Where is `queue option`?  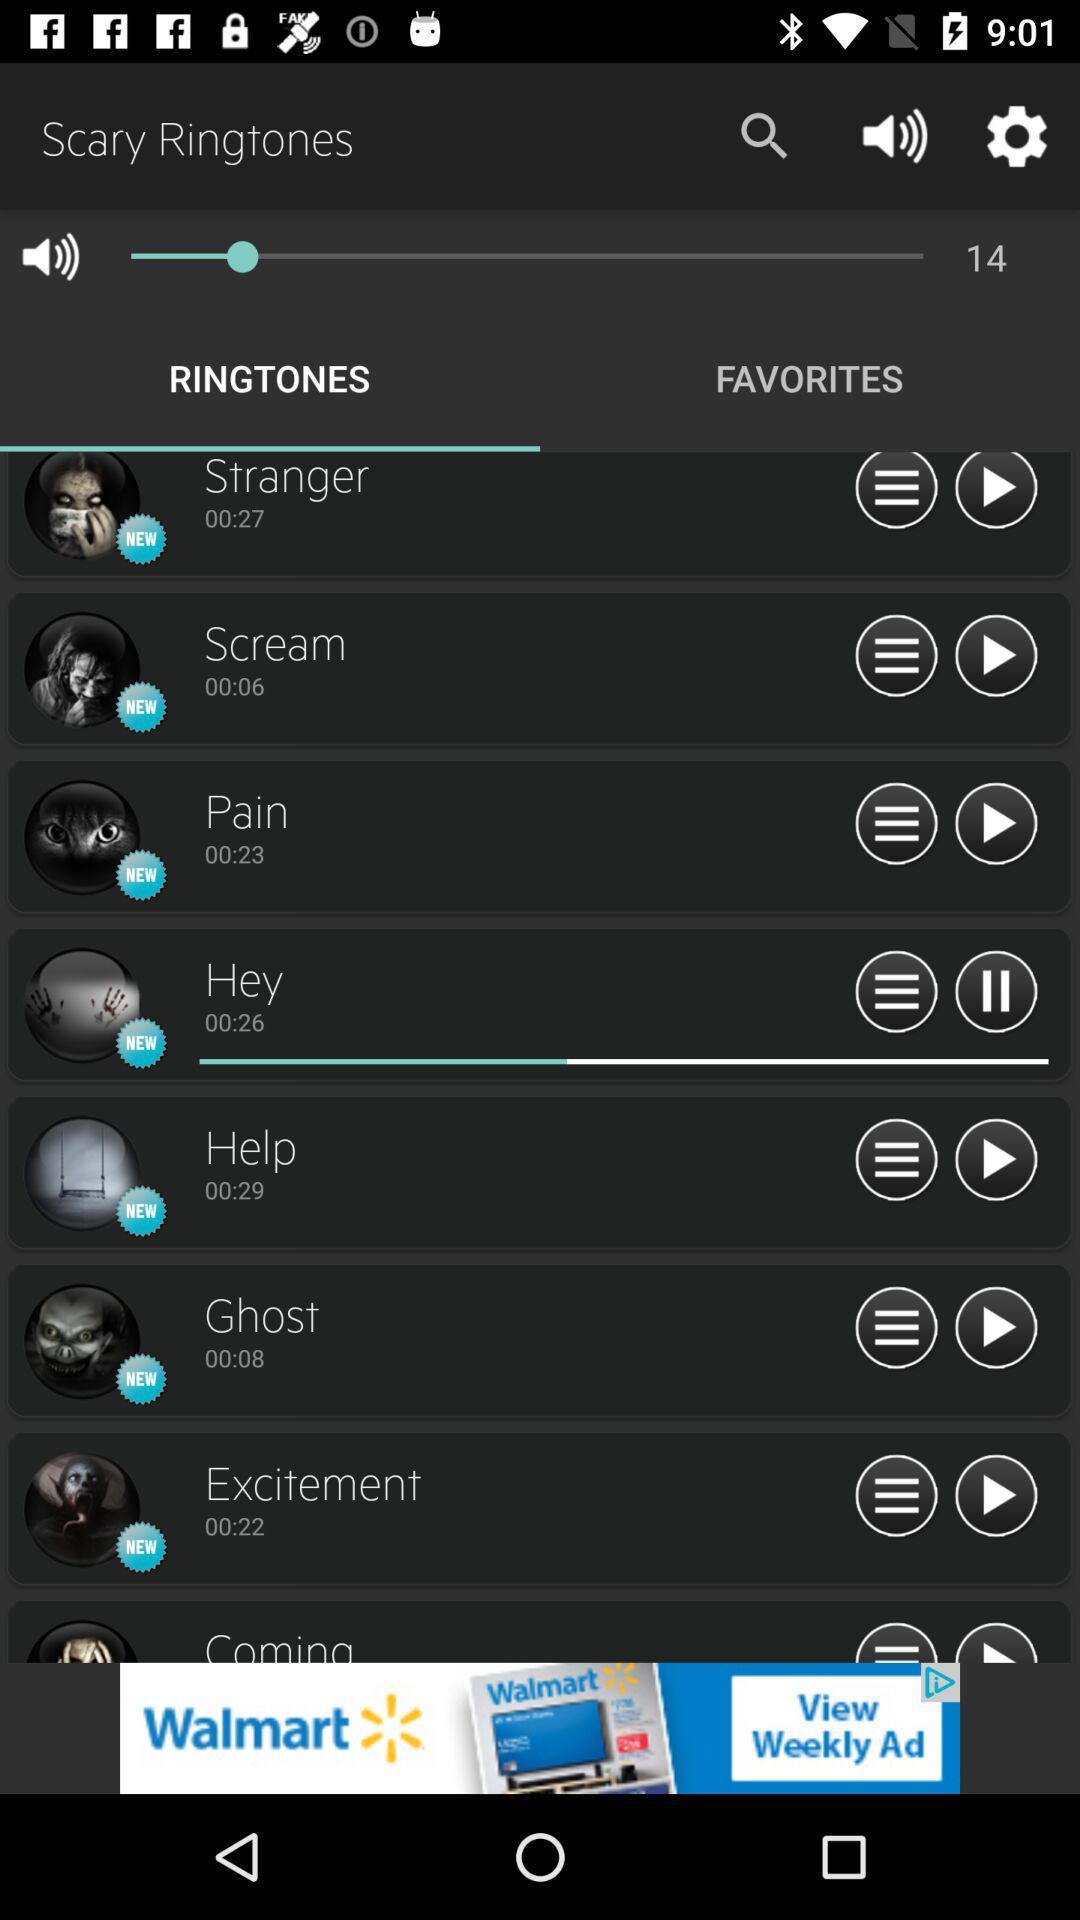 queue option is located at coordinates (895, 1329).